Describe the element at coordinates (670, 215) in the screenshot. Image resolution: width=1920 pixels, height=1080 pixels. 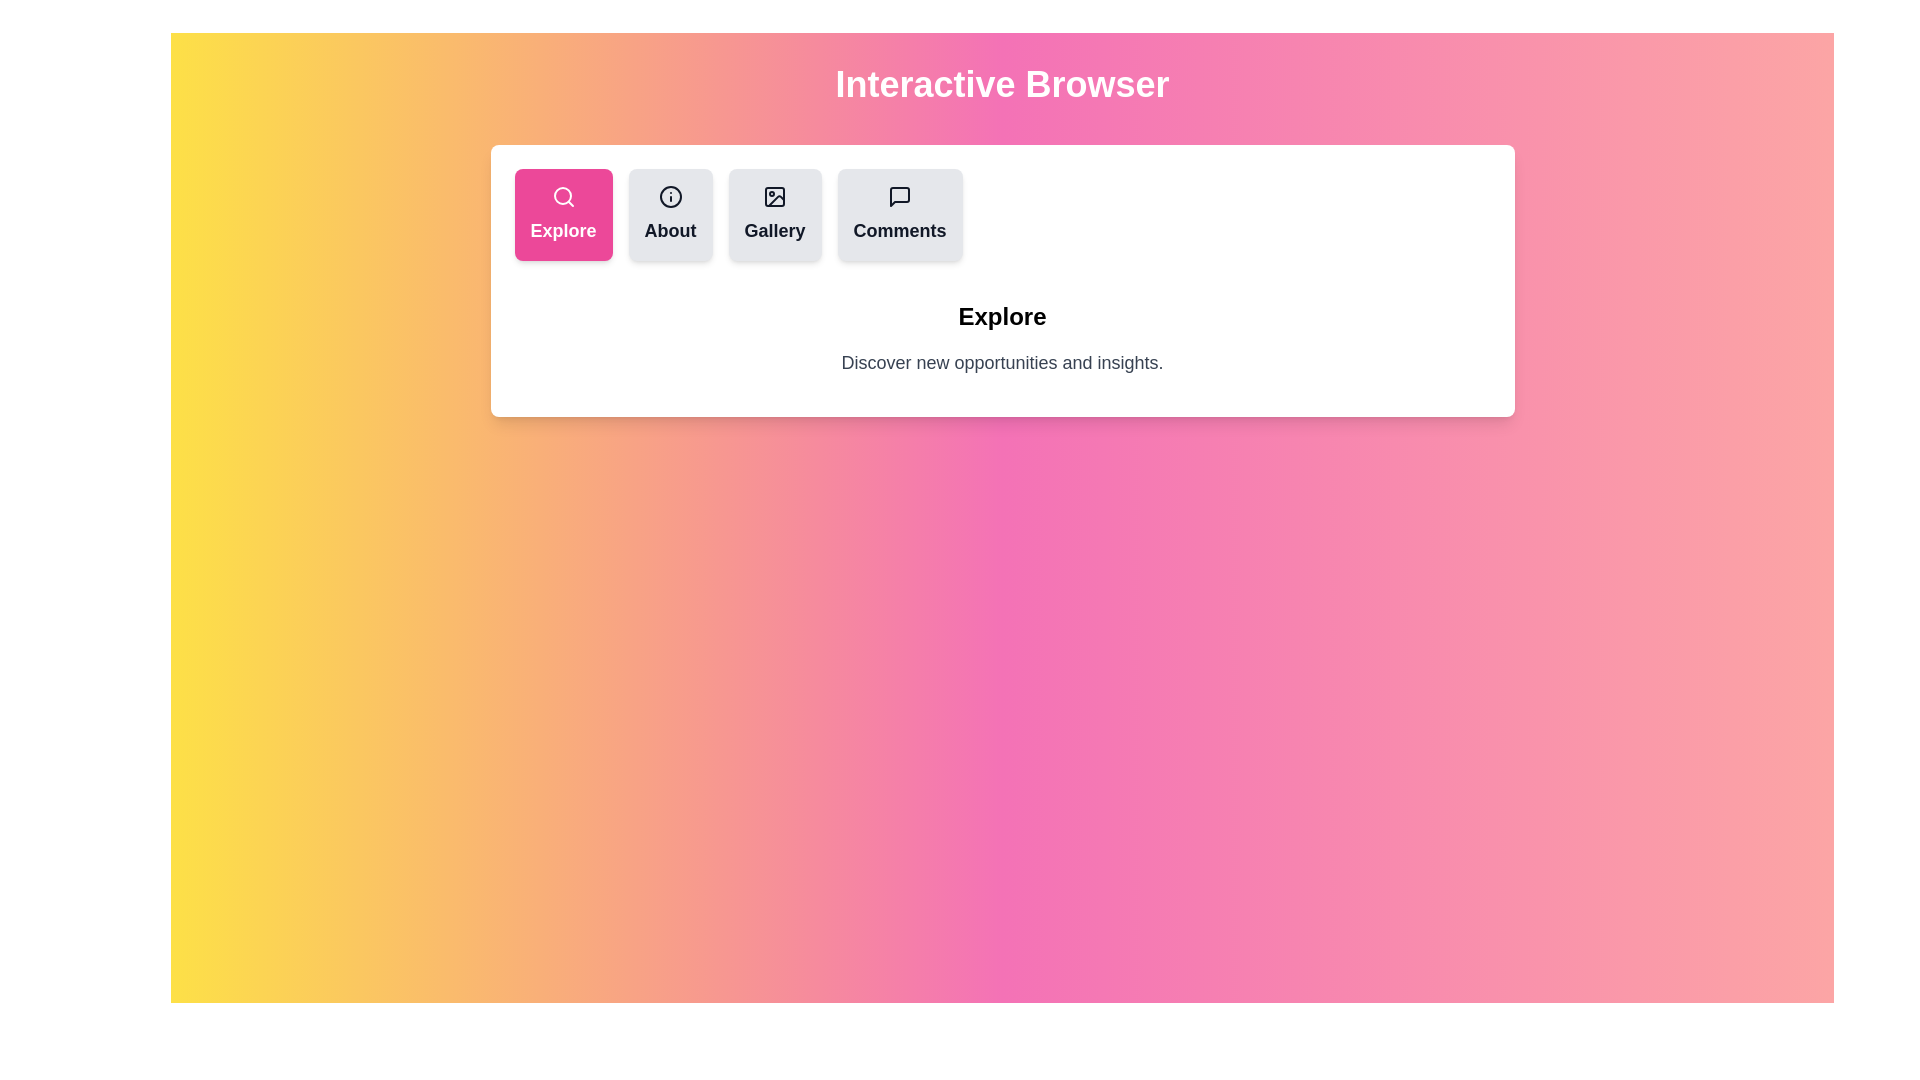
I see `the tab labeled About by clicking its button` at that location.